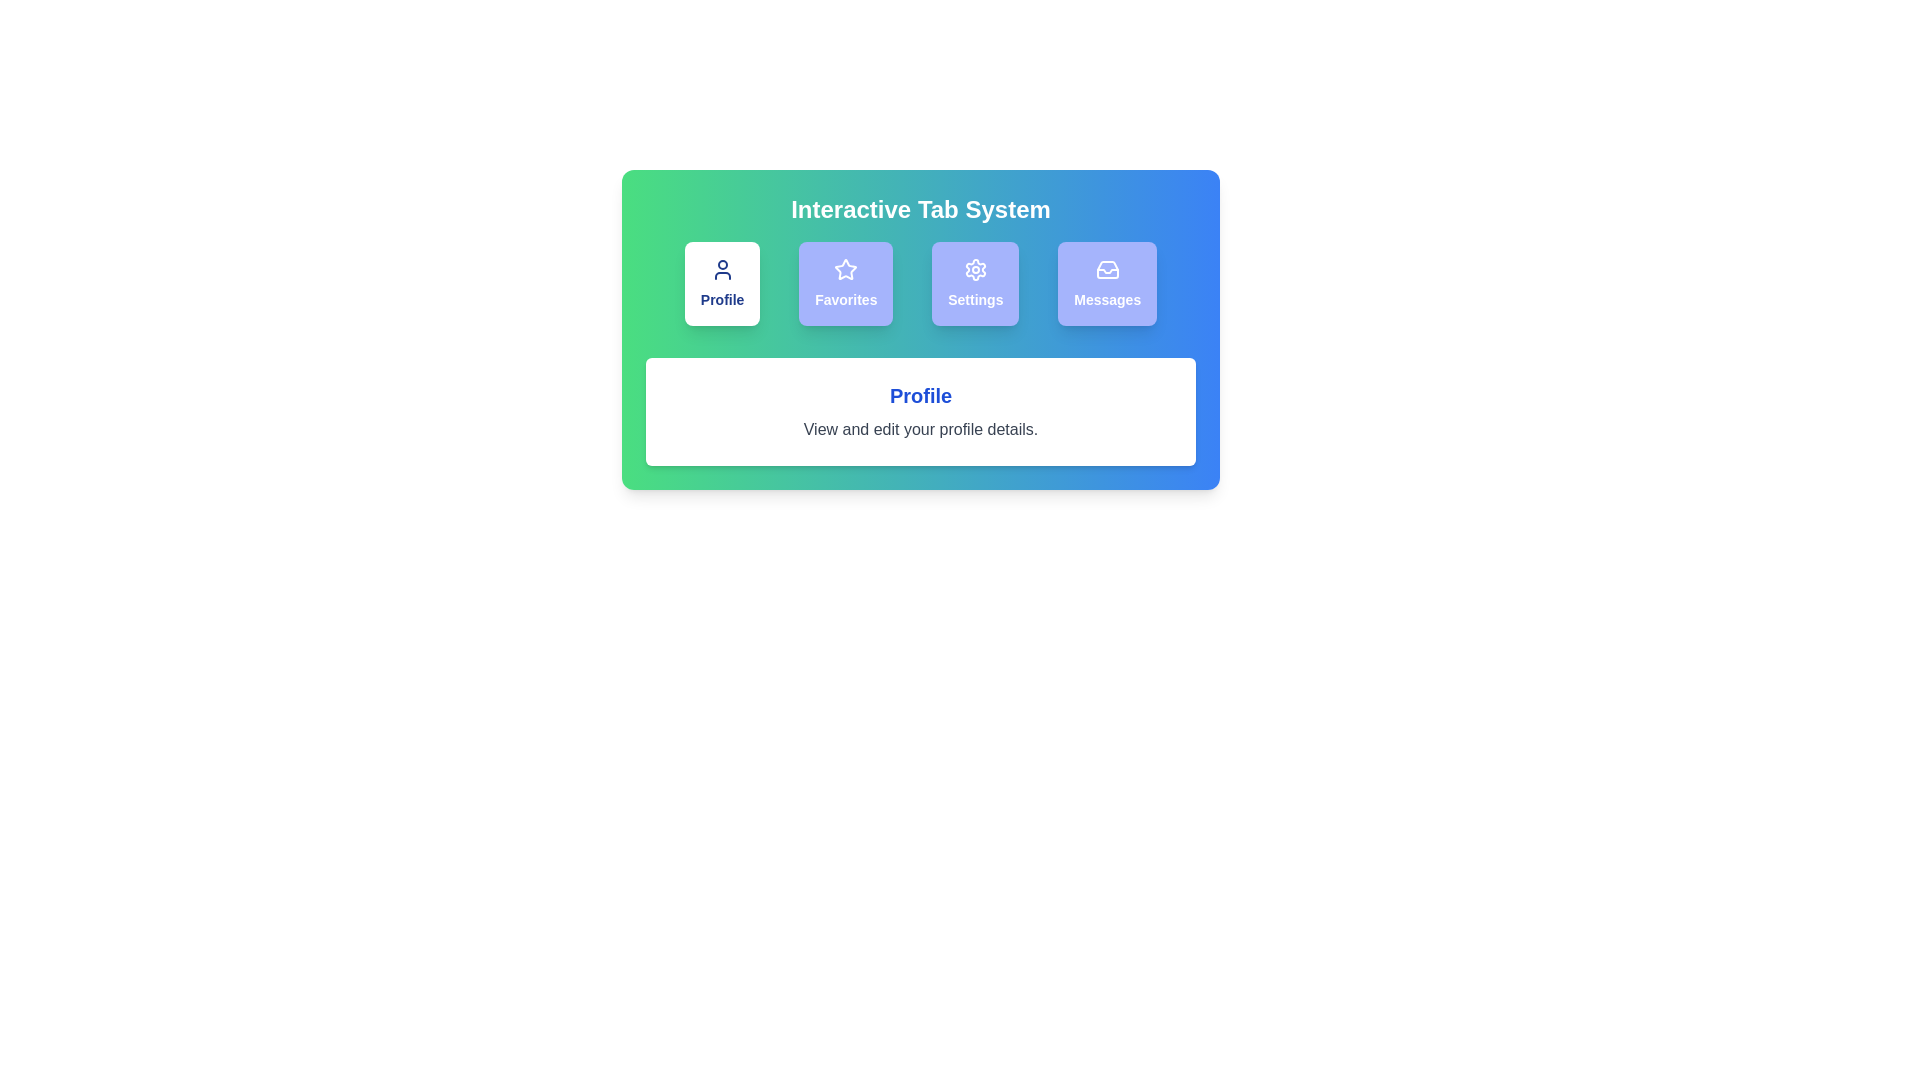  What do you see at coordinates (974, 284) in the screenshot?
I see `the Settings tab to view its content` at bounding box center [974, 284].